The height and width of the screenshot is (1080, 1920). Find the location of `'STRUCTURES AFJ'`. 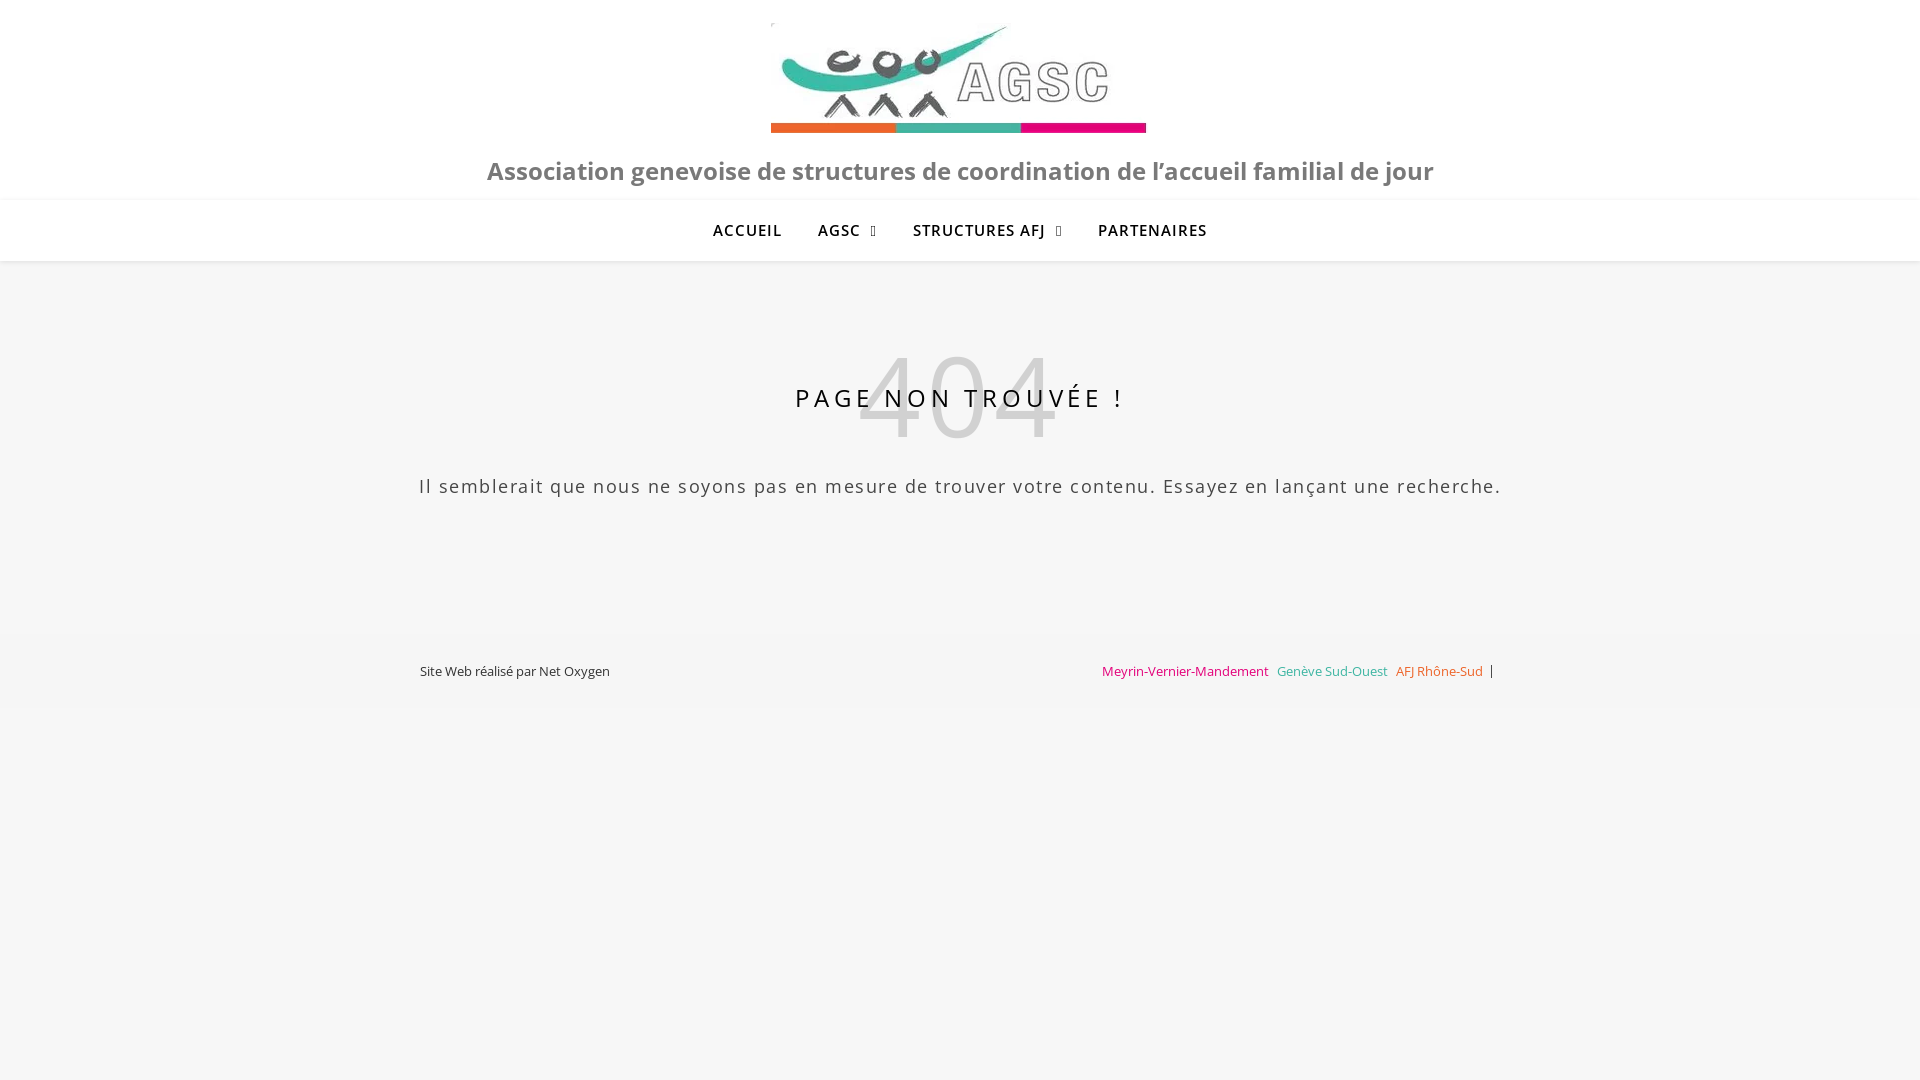

'STRUCTURES AFJ' is located at coordinates (896, 229).